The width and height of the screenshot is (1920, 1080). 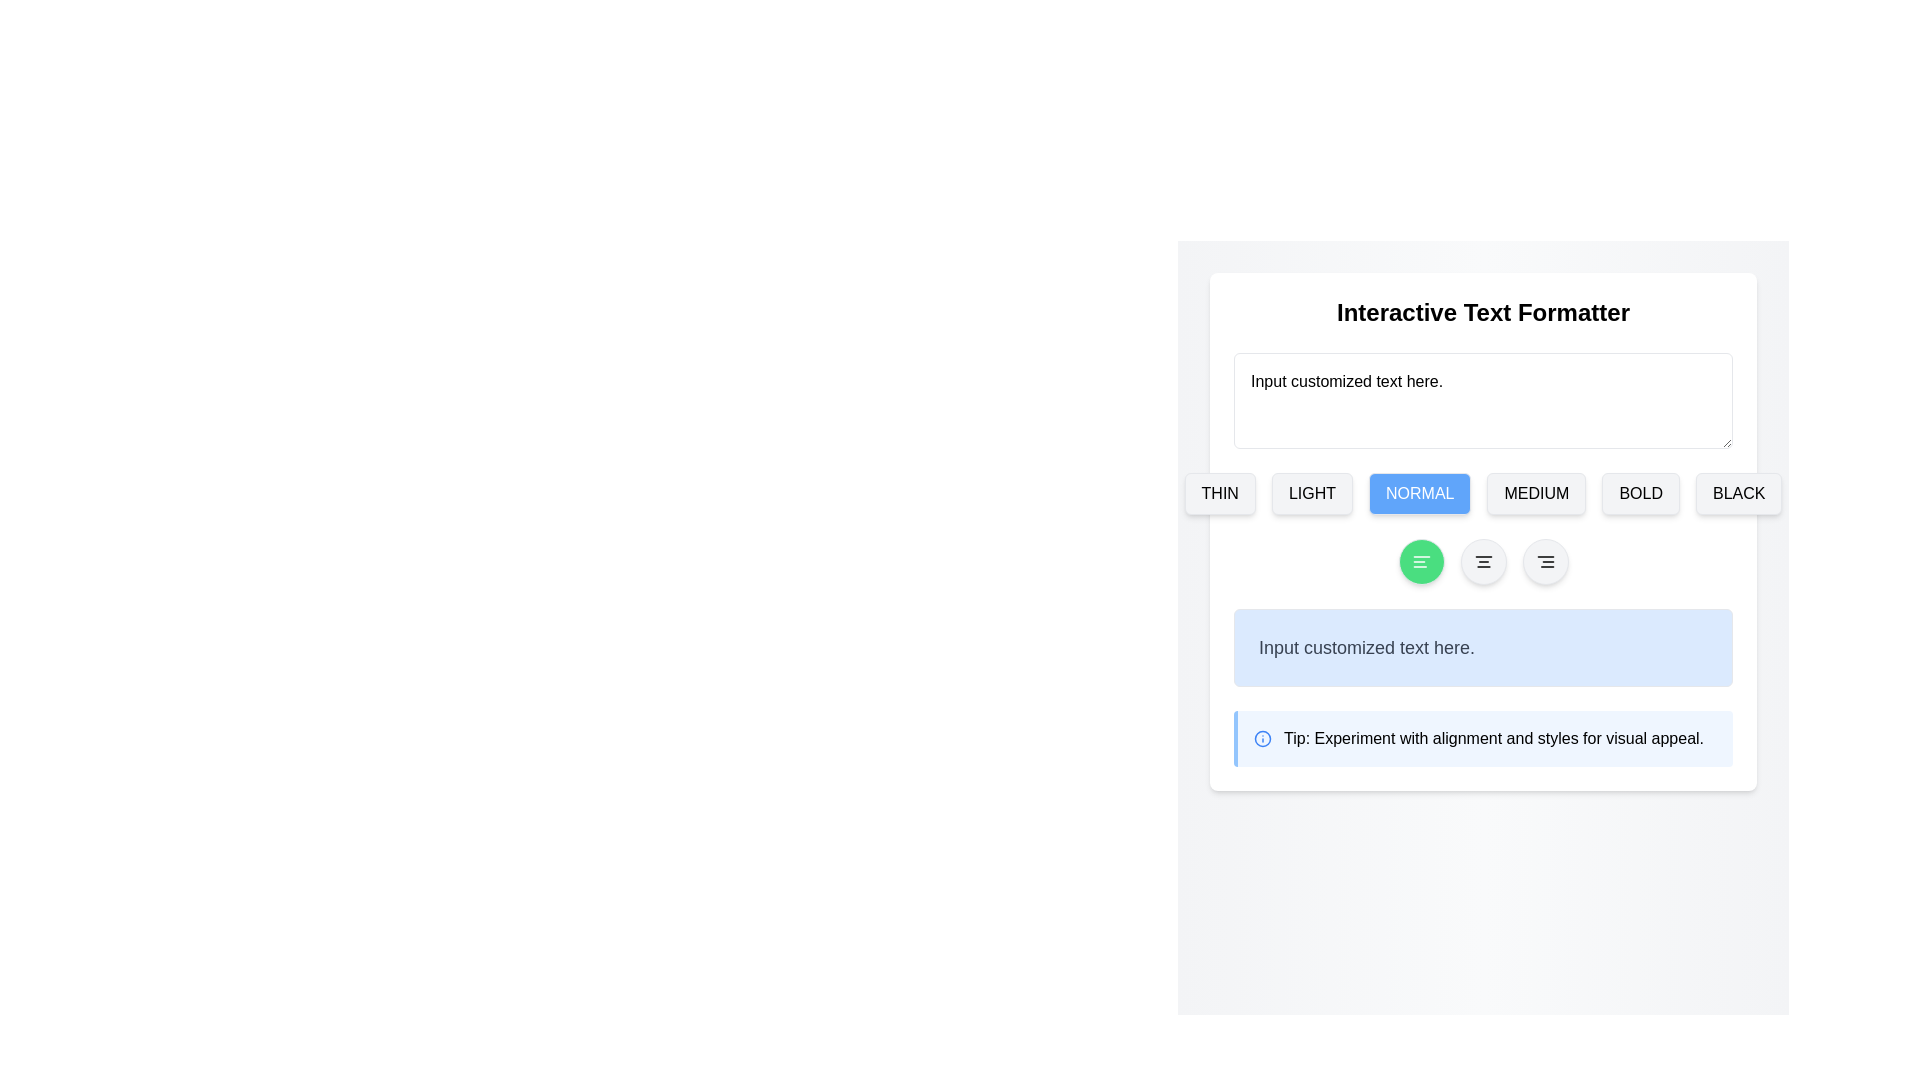 What do you see at coordinates (1535, 493) in the screenshot?
I see `the 'MEDIUM' button, which is the fourth button in a row of six buttons labeled 'THIN', 'LIGHT', 'NORMAL', 'MEDIUM', 'BOLD', and 'BLACK'` at bounding box center [1535, 493].